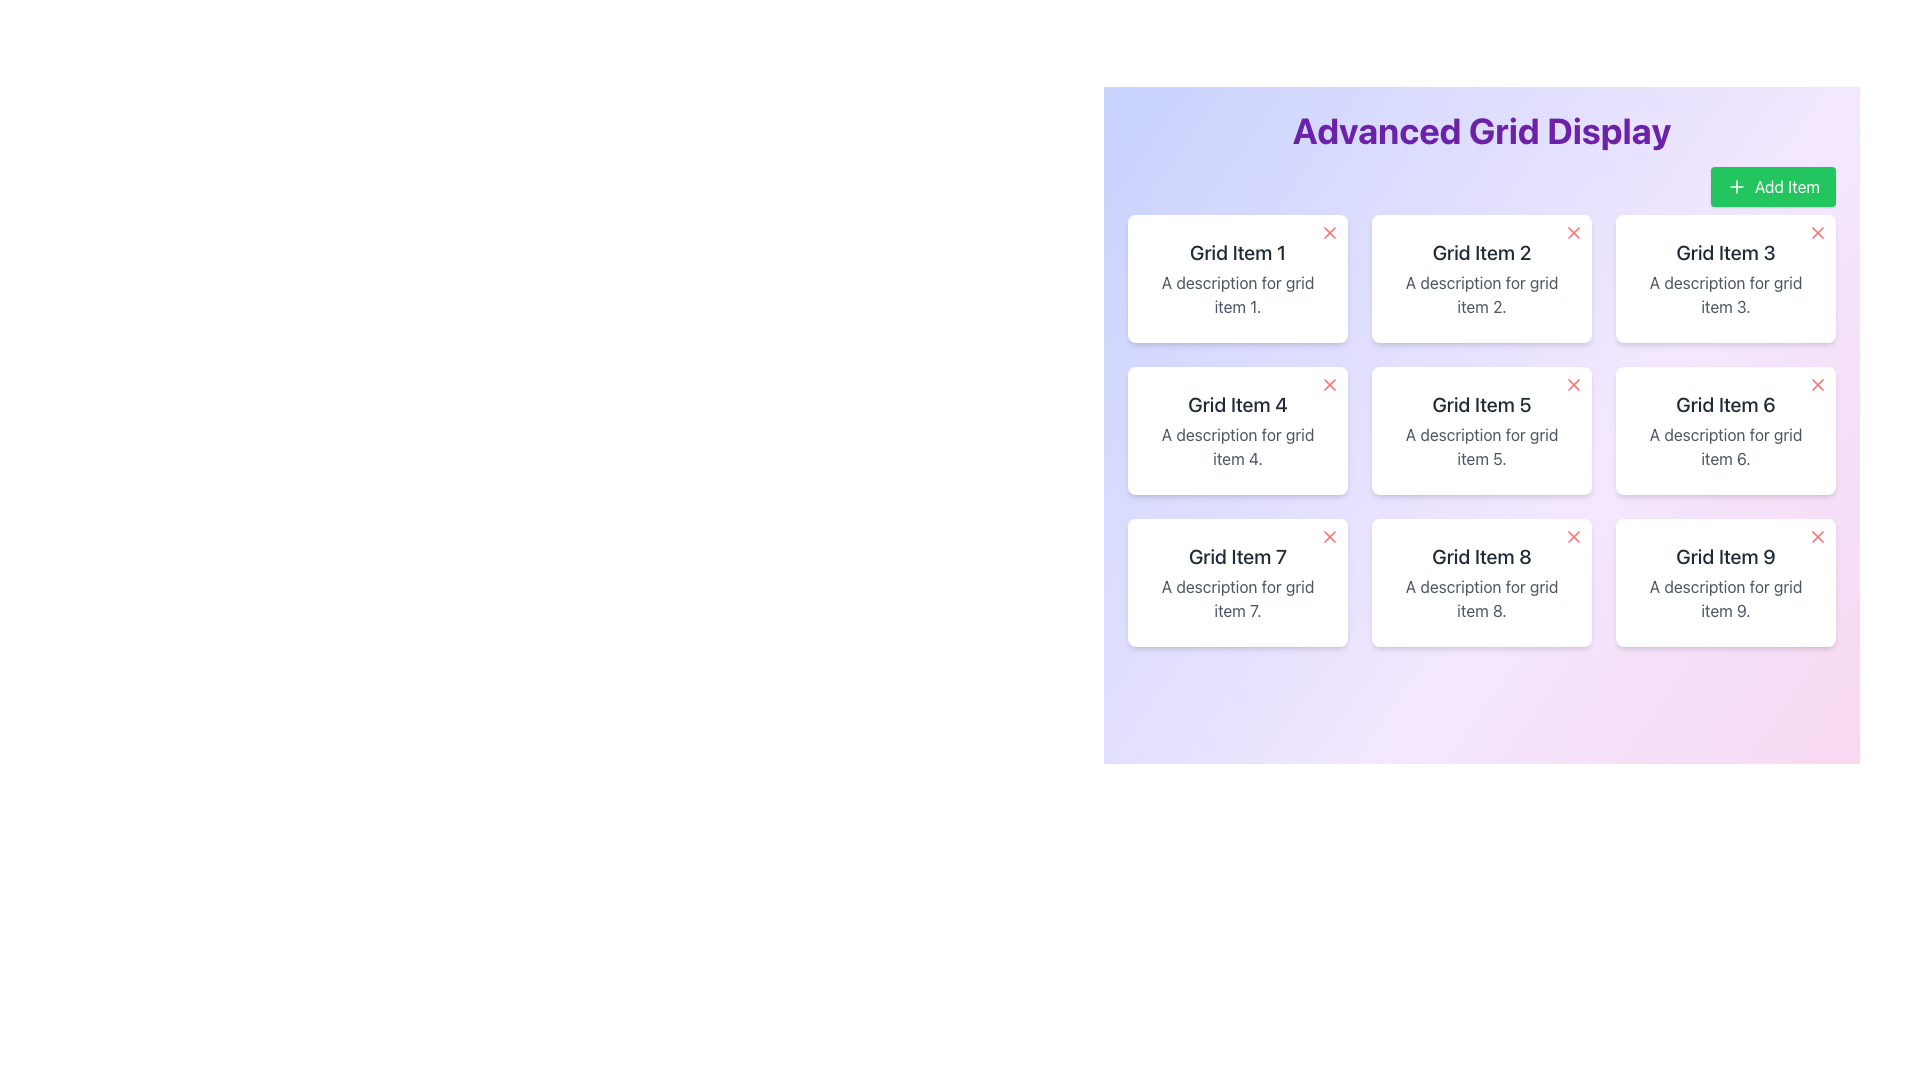 The width and height of the screenshot is (1920, 1080). Describe the element at coordinates (1329, 385) in the screenshot. I see `the small red 'x' icon button located at the top-right corner of the card labeled 'Grid Item 4'` at that location.